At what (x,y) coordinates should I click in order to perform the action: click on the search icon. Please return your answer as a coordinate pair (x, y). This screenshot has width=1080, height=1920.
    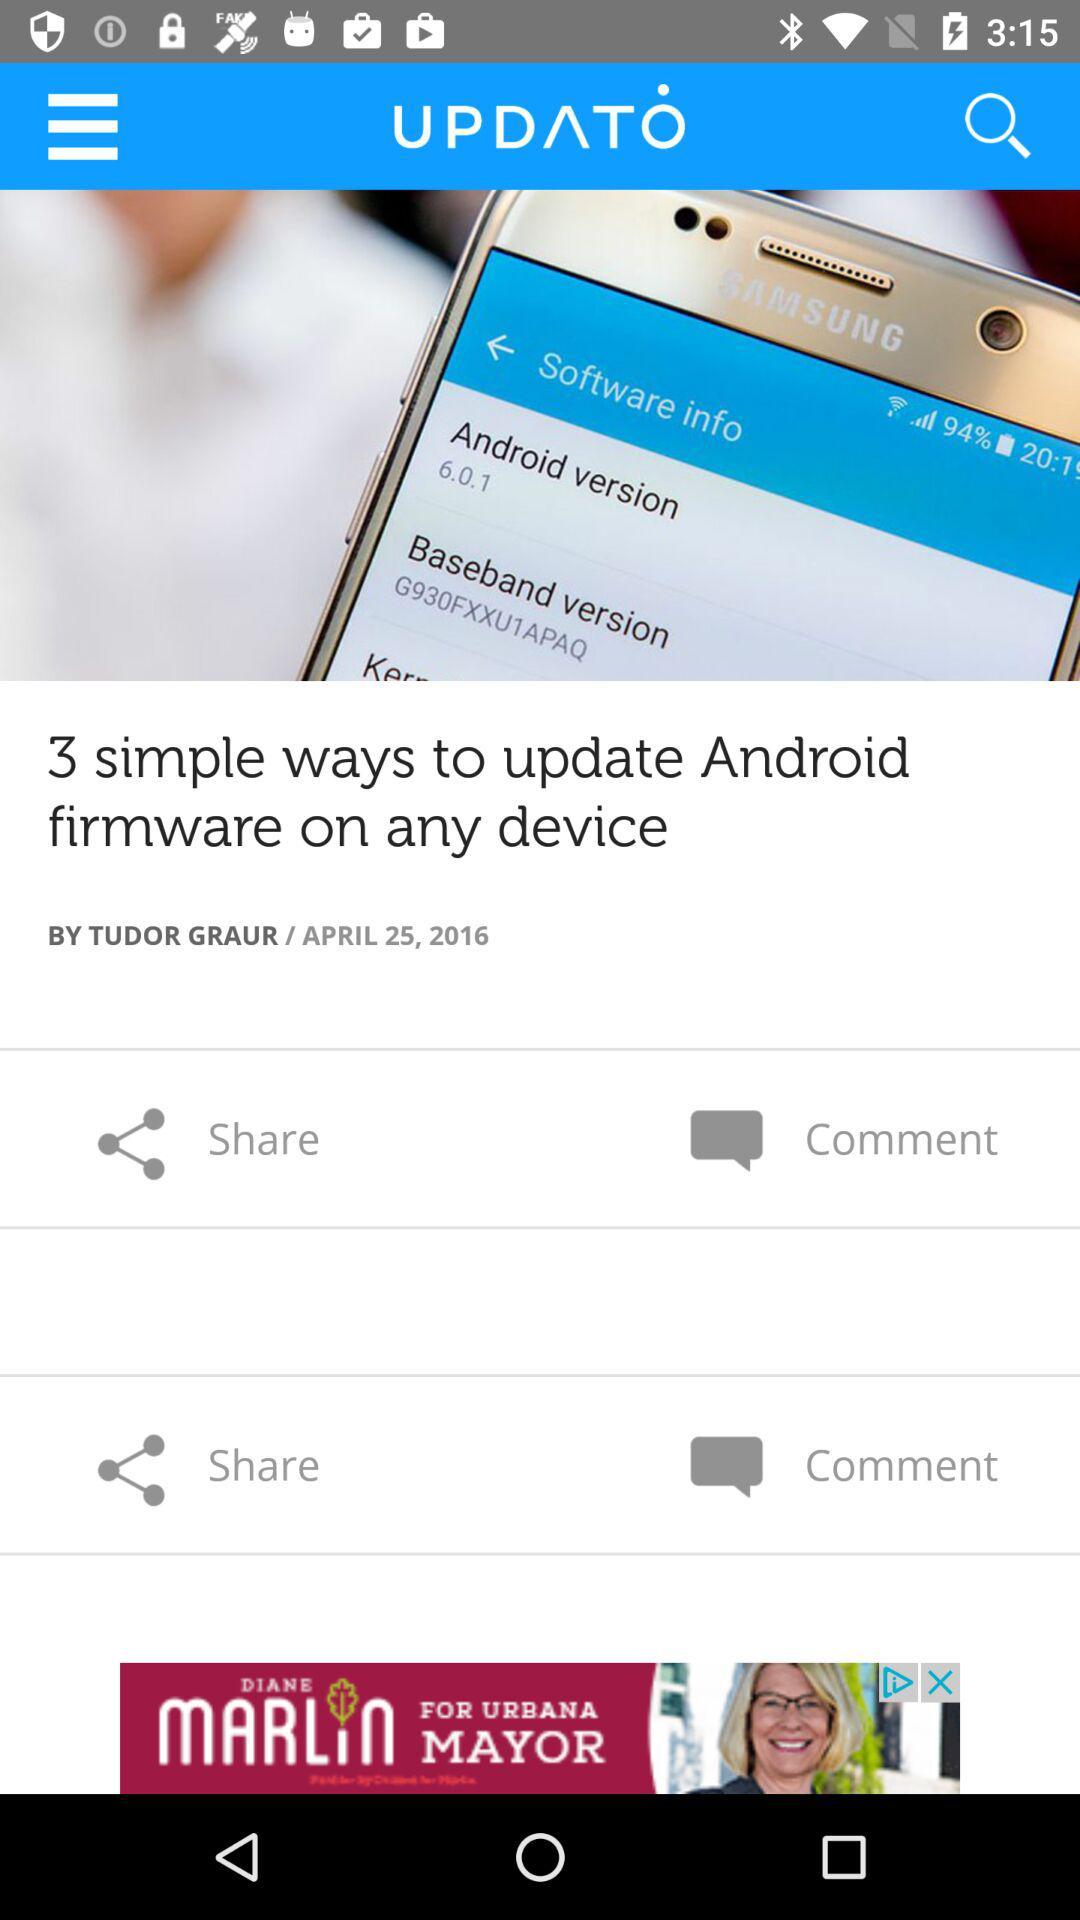
    Looking at the image, I should click on (972, 125).